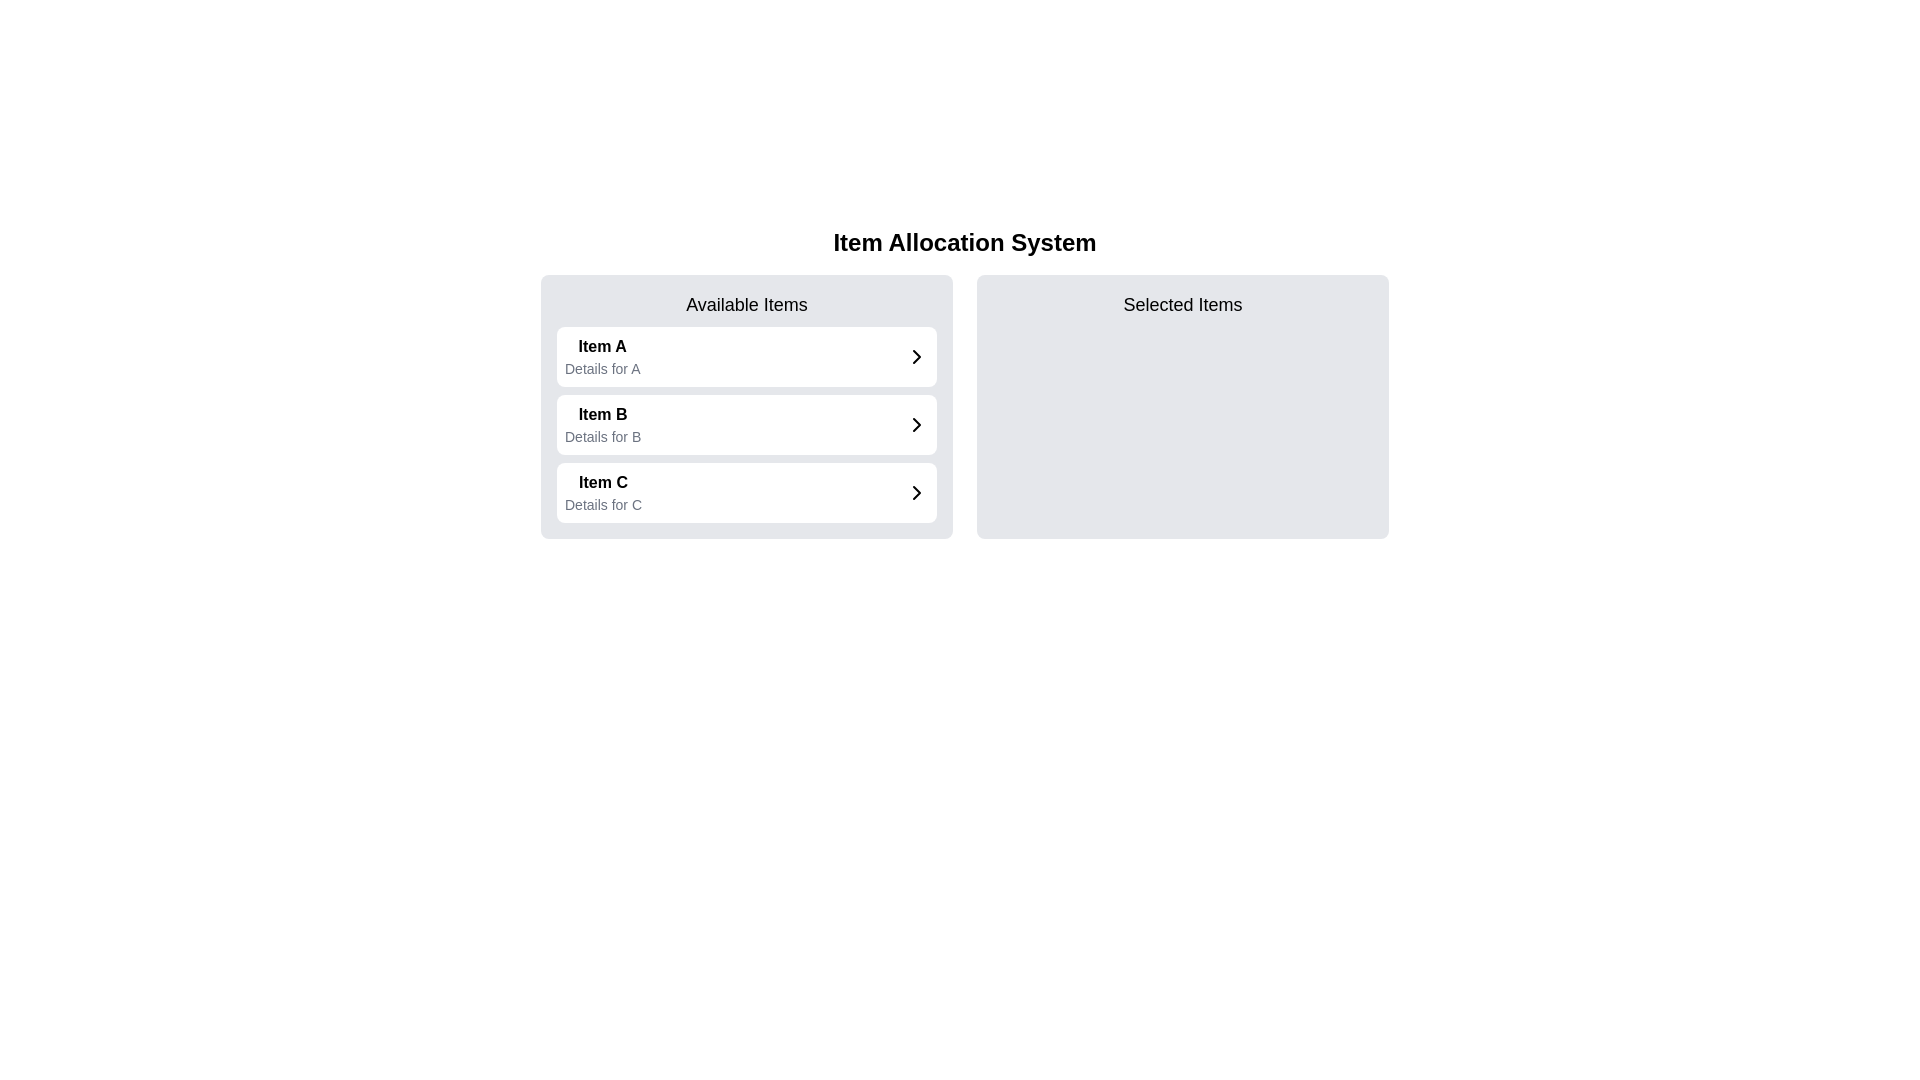 This screenshot has width=1920, height=1080. Describe the element at coordinates (746, 356) in the screenshot. I see `the first list item labeled 'Item A'` at that location.